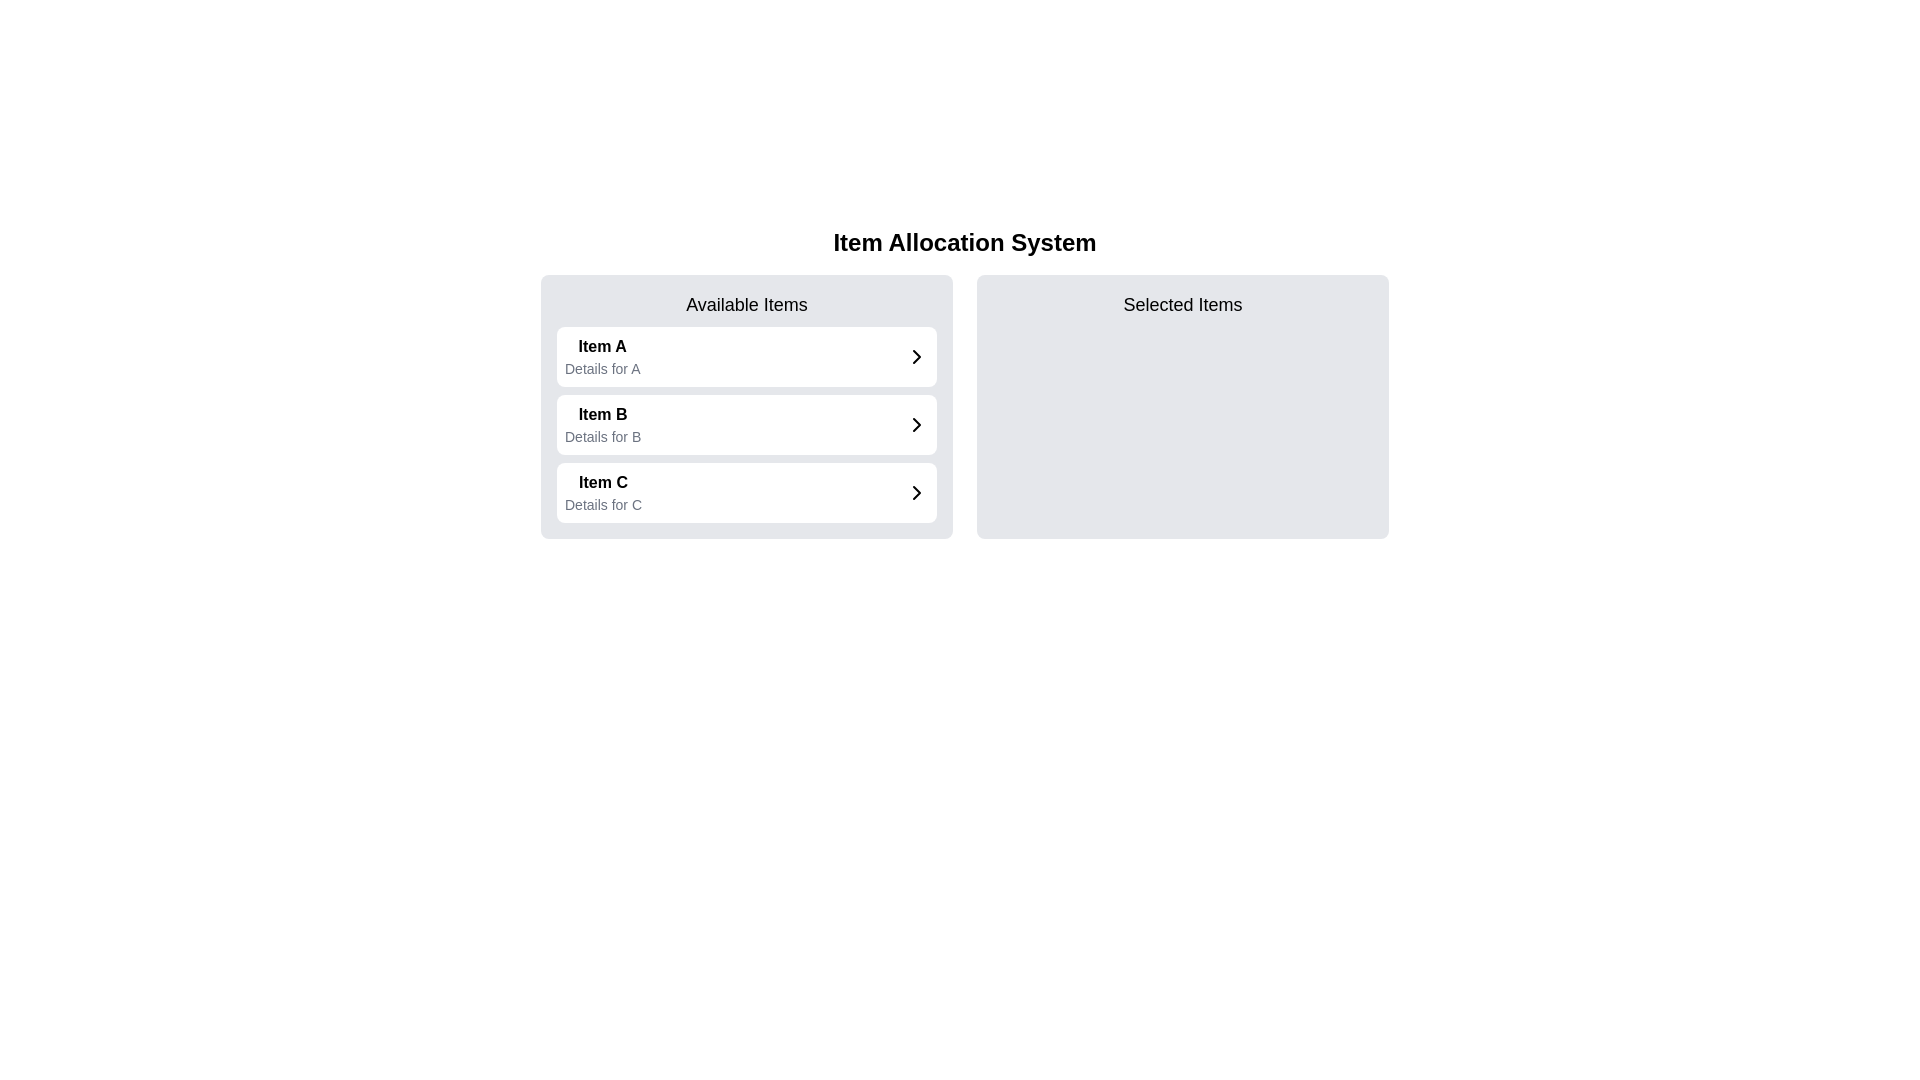 This screenshot has width=1920, height=1080. Describe the element at coordinates (746, 356) in the screenshot. I see `the first list item labeled 'Item A'` at that location.